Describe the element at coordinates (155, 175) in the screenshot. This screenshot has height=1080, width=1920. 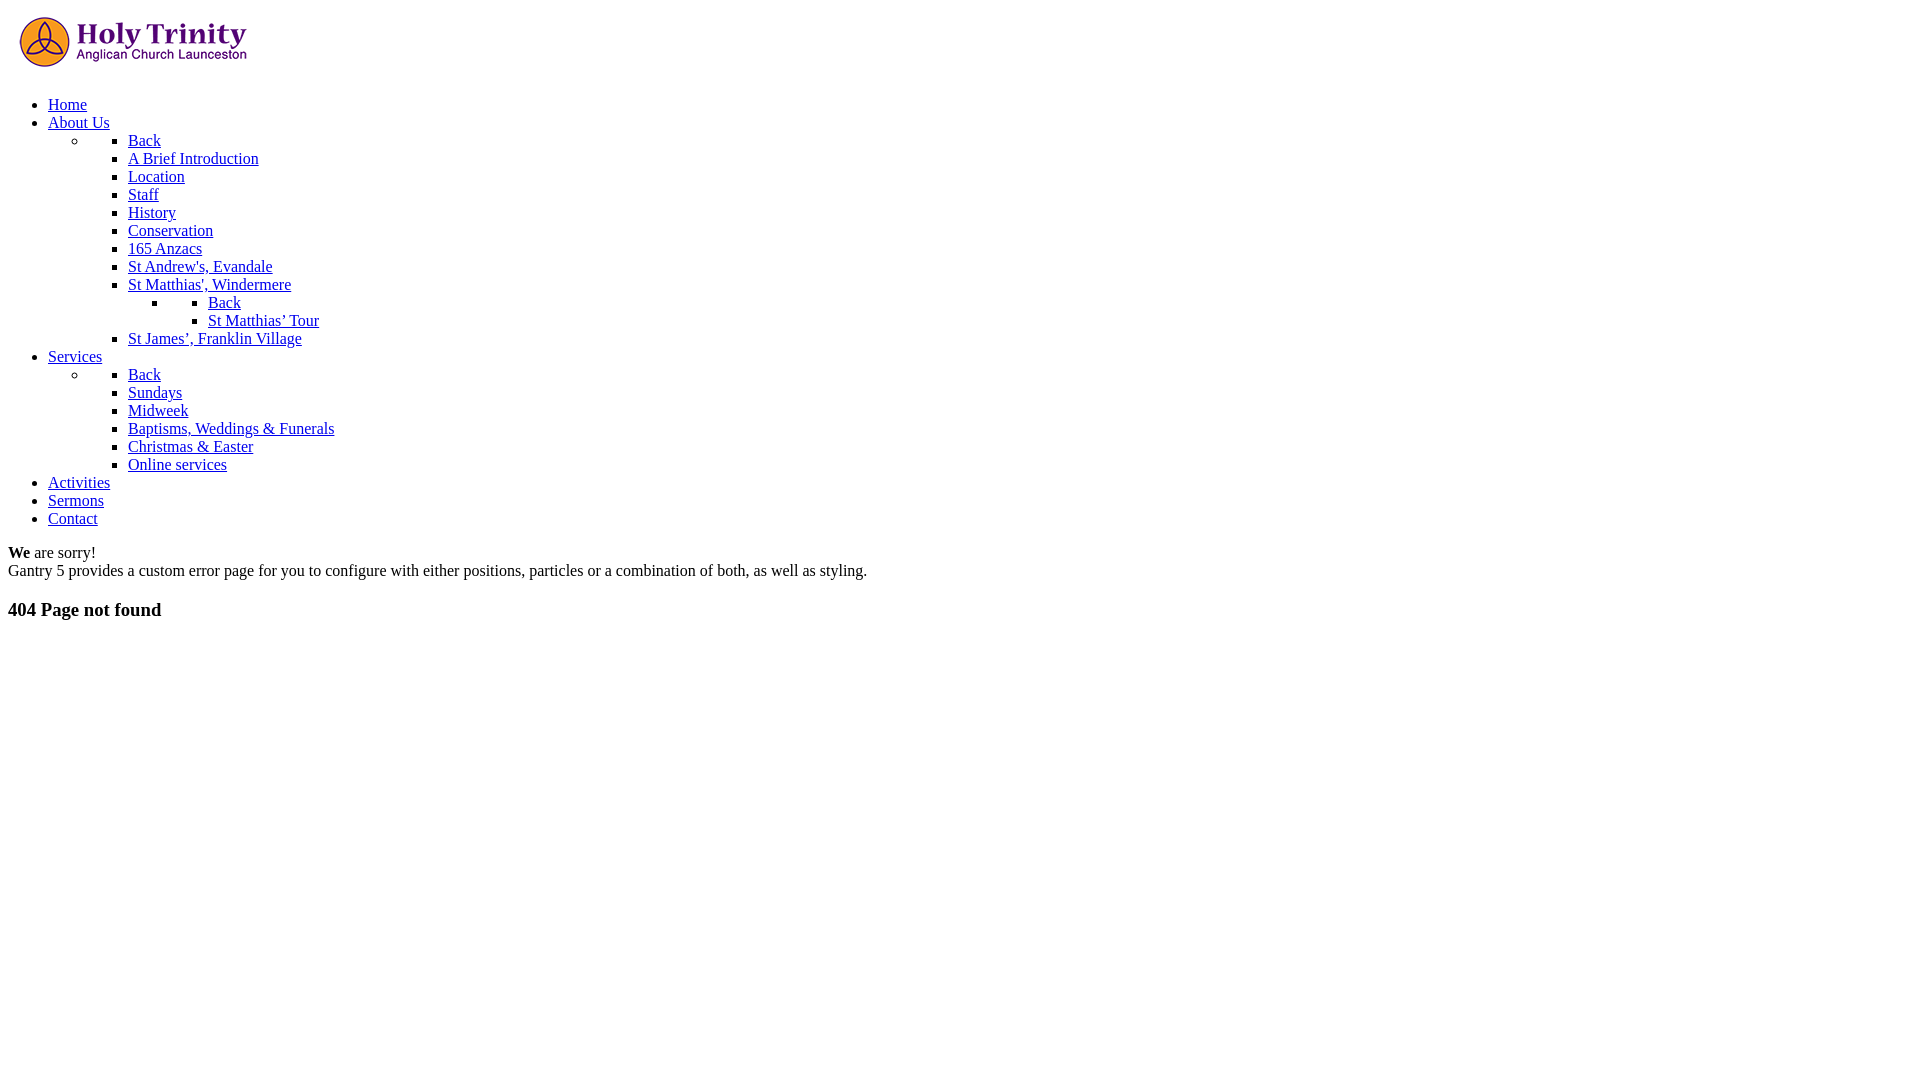
I see `'Location'` at that location.